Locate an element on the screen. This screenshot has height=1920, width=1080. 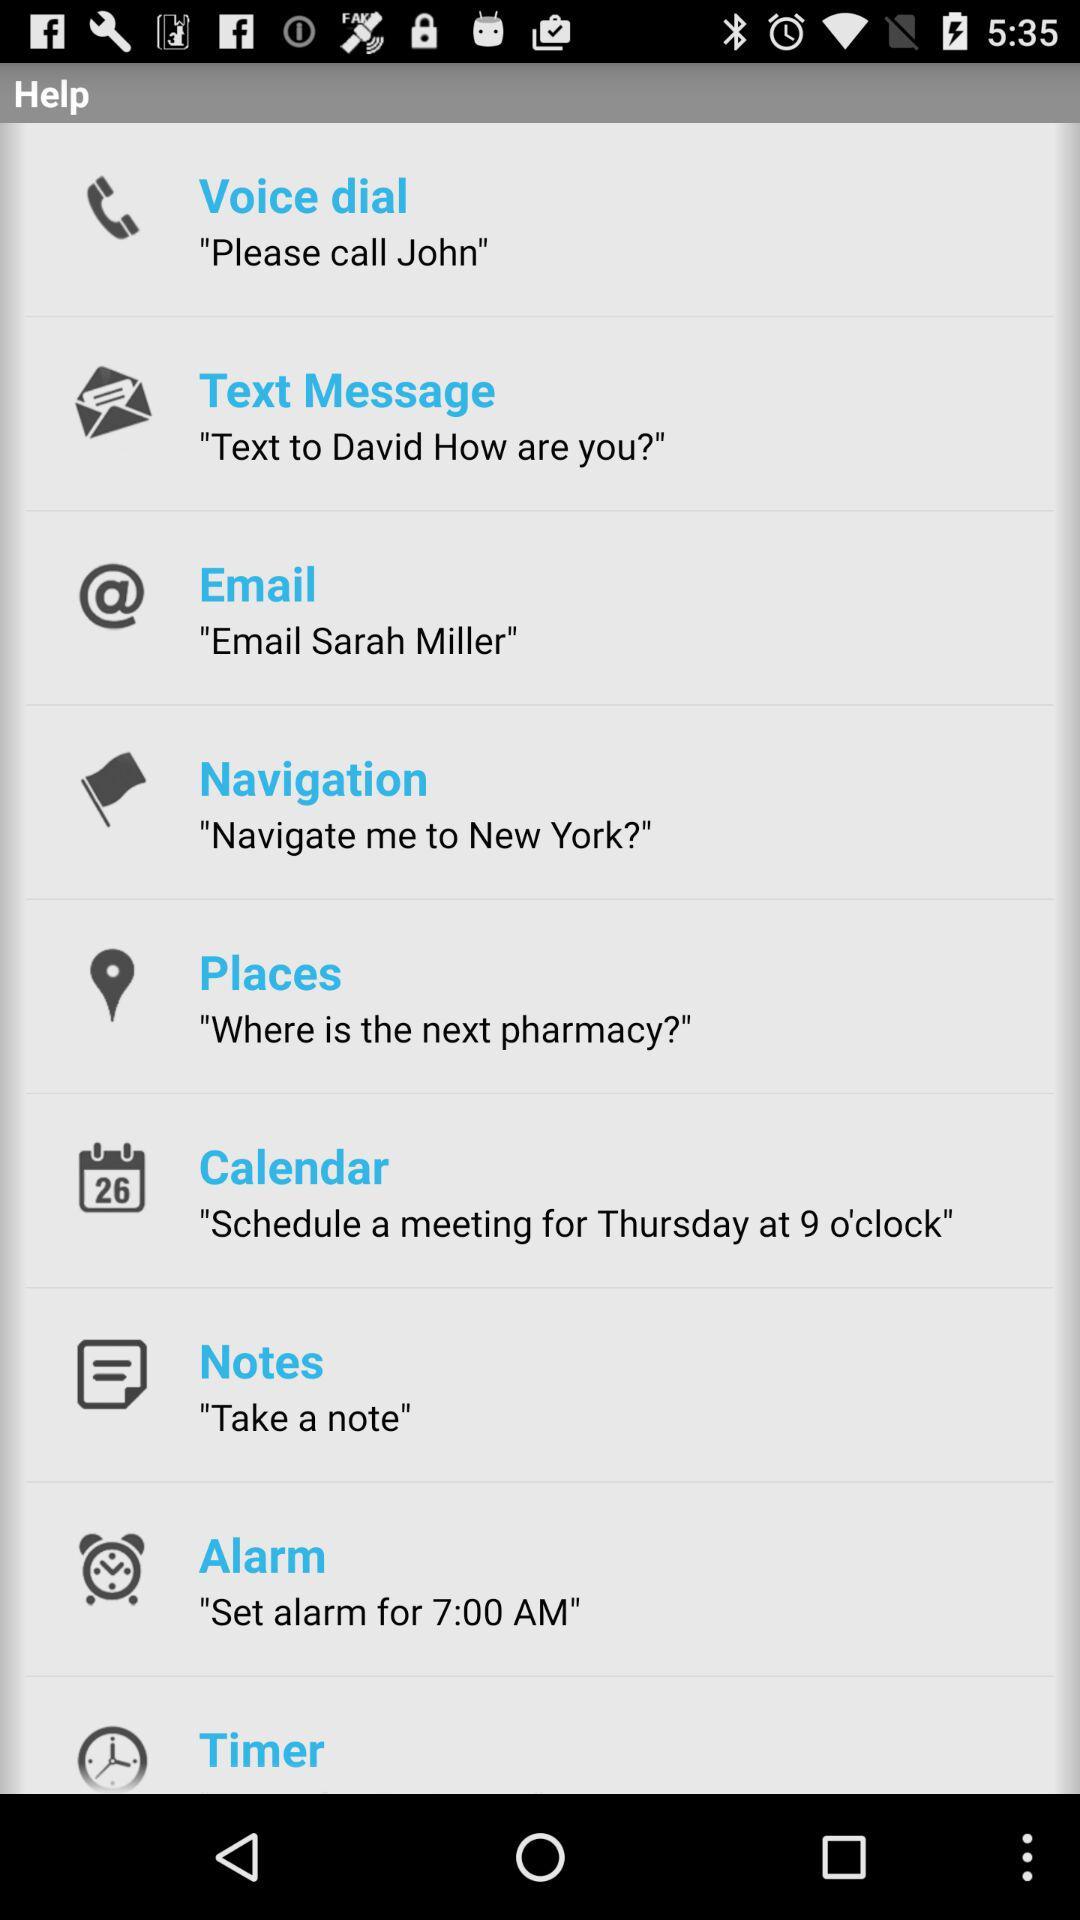
the icon above the email is located at coordinates (431, 444).